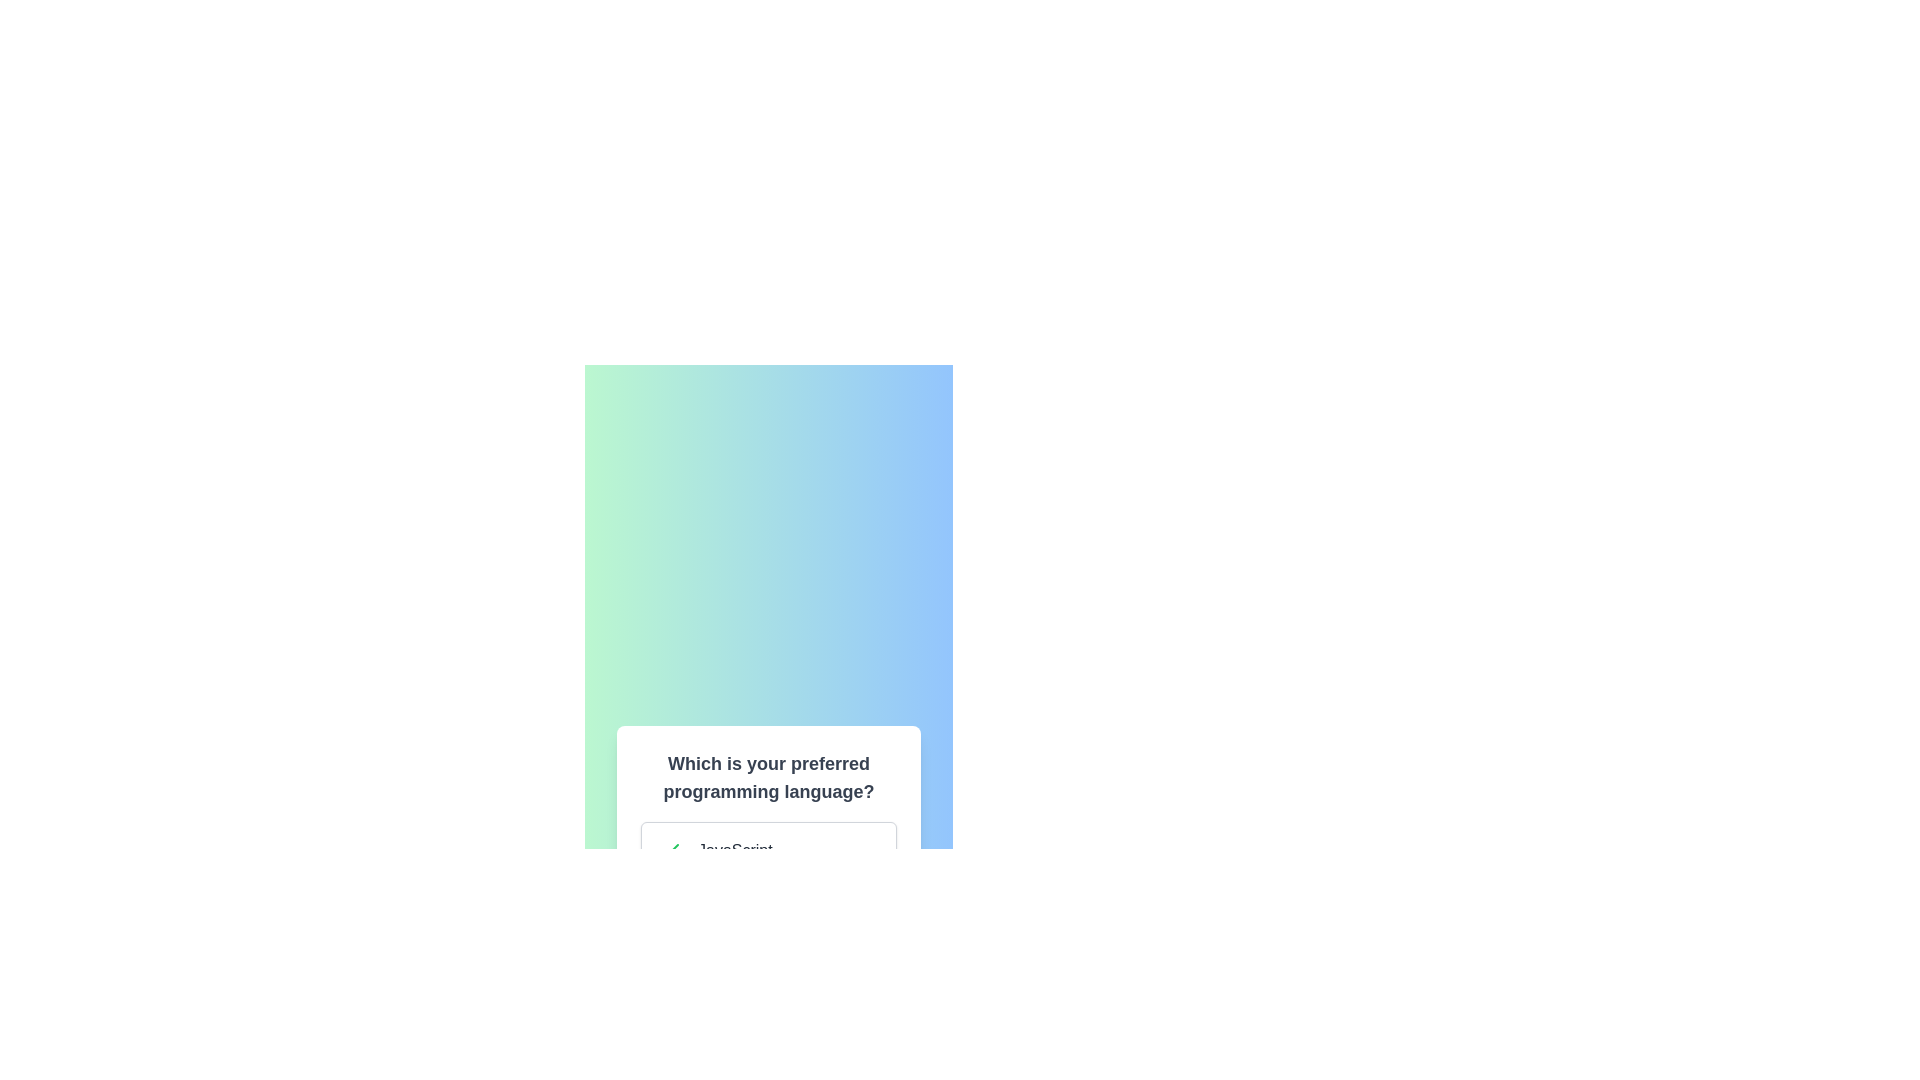  What do you see at coordinates (767, 851) in the screenshot?
I see `the topmost selectable option for 'JavaScript' in the programming language list` at bounding box center [767, 851].